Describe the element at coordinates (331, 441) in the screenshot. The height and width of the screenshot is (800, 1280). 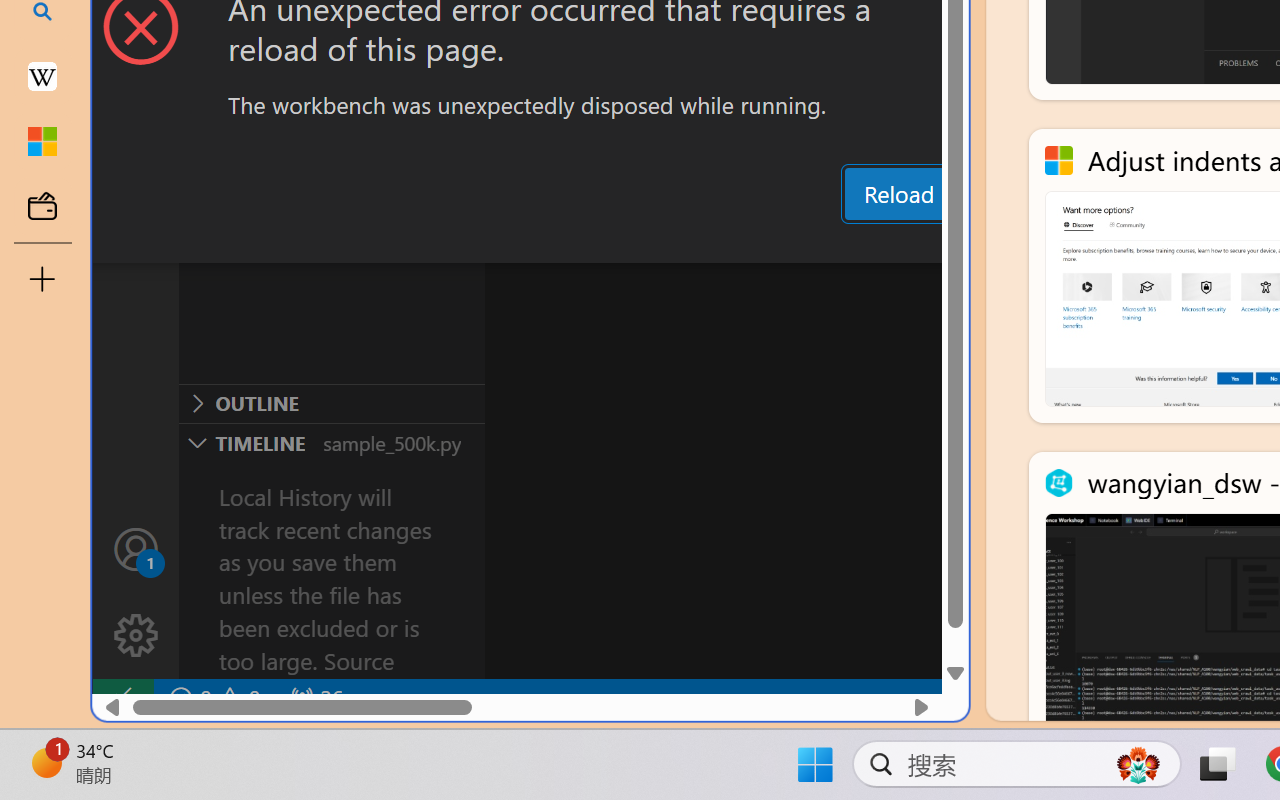
I see `'Timeline Section'` at that location.